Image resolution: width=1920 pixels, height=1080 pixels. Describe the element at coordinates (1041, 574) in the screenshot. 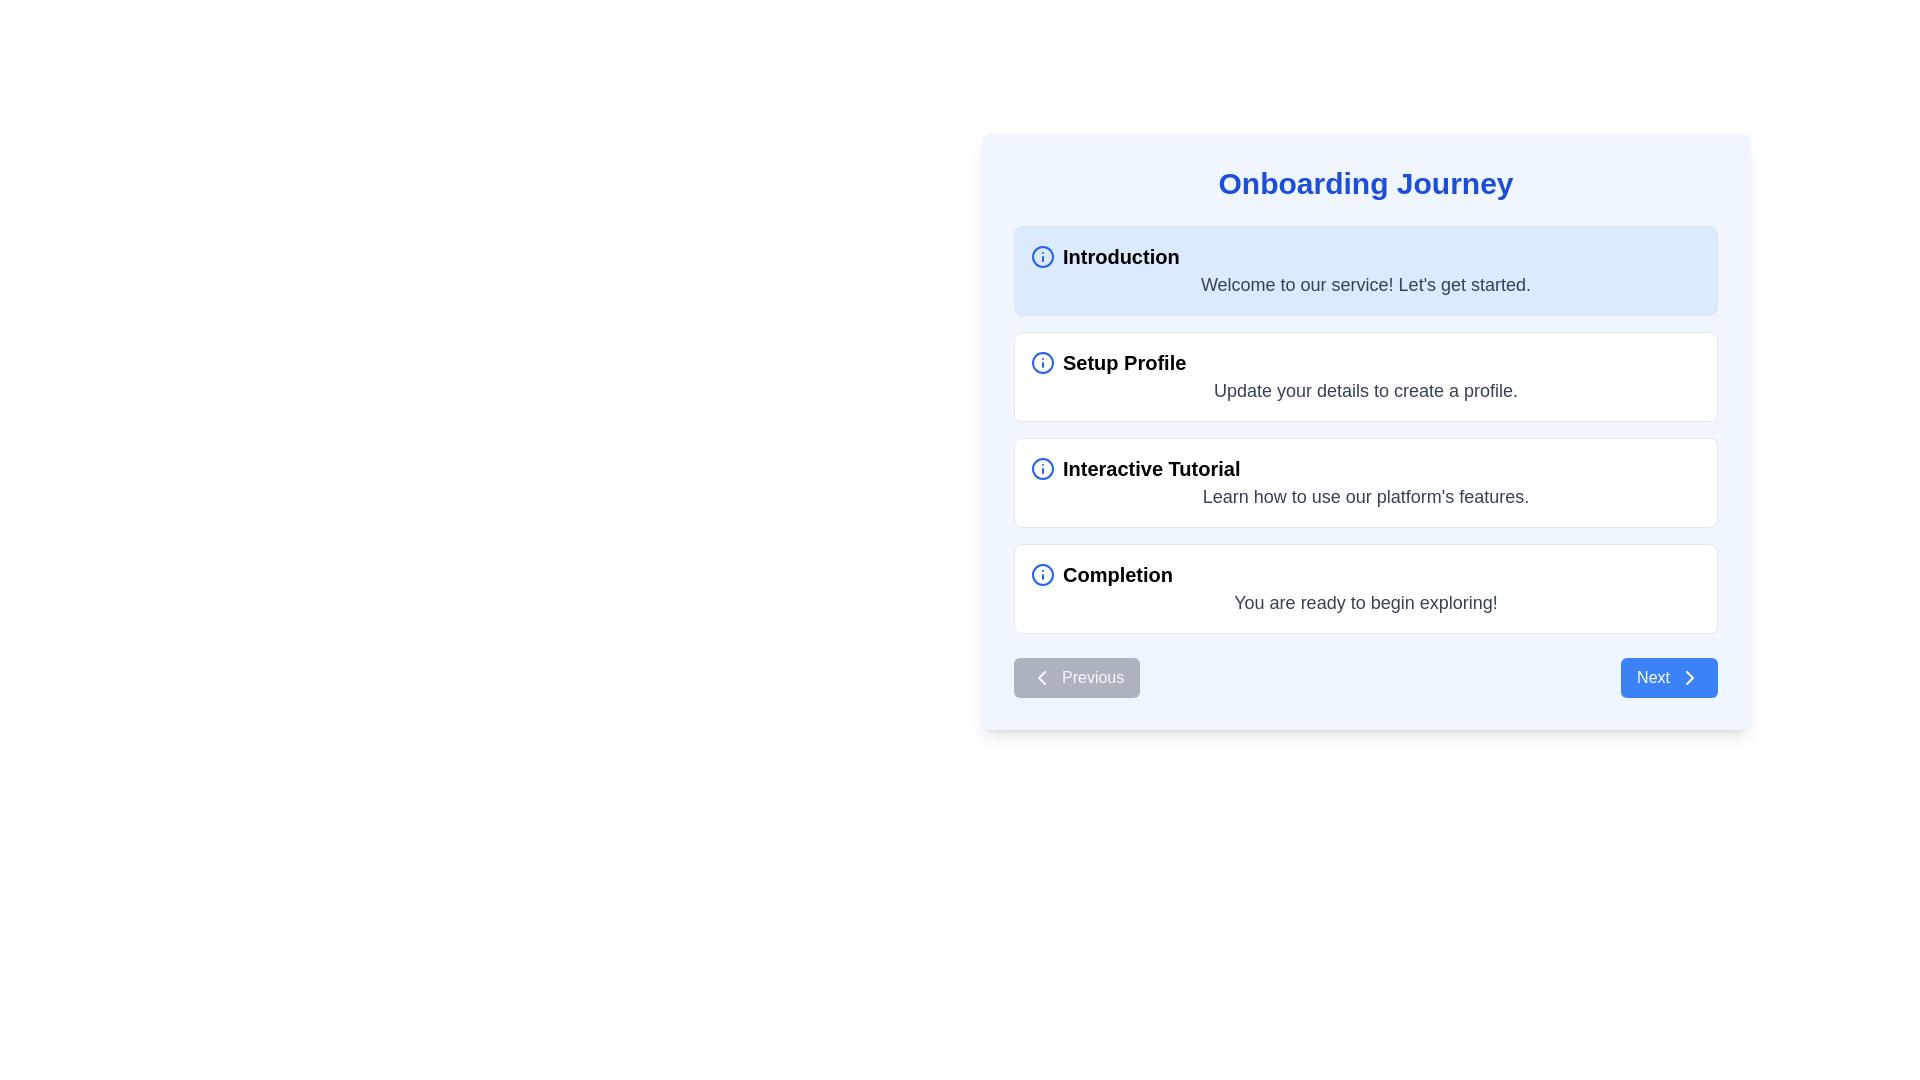

I see `the circular SVG element with a blue outline located to the left of the text 'Introduction' in the onboarding steps` at that location.